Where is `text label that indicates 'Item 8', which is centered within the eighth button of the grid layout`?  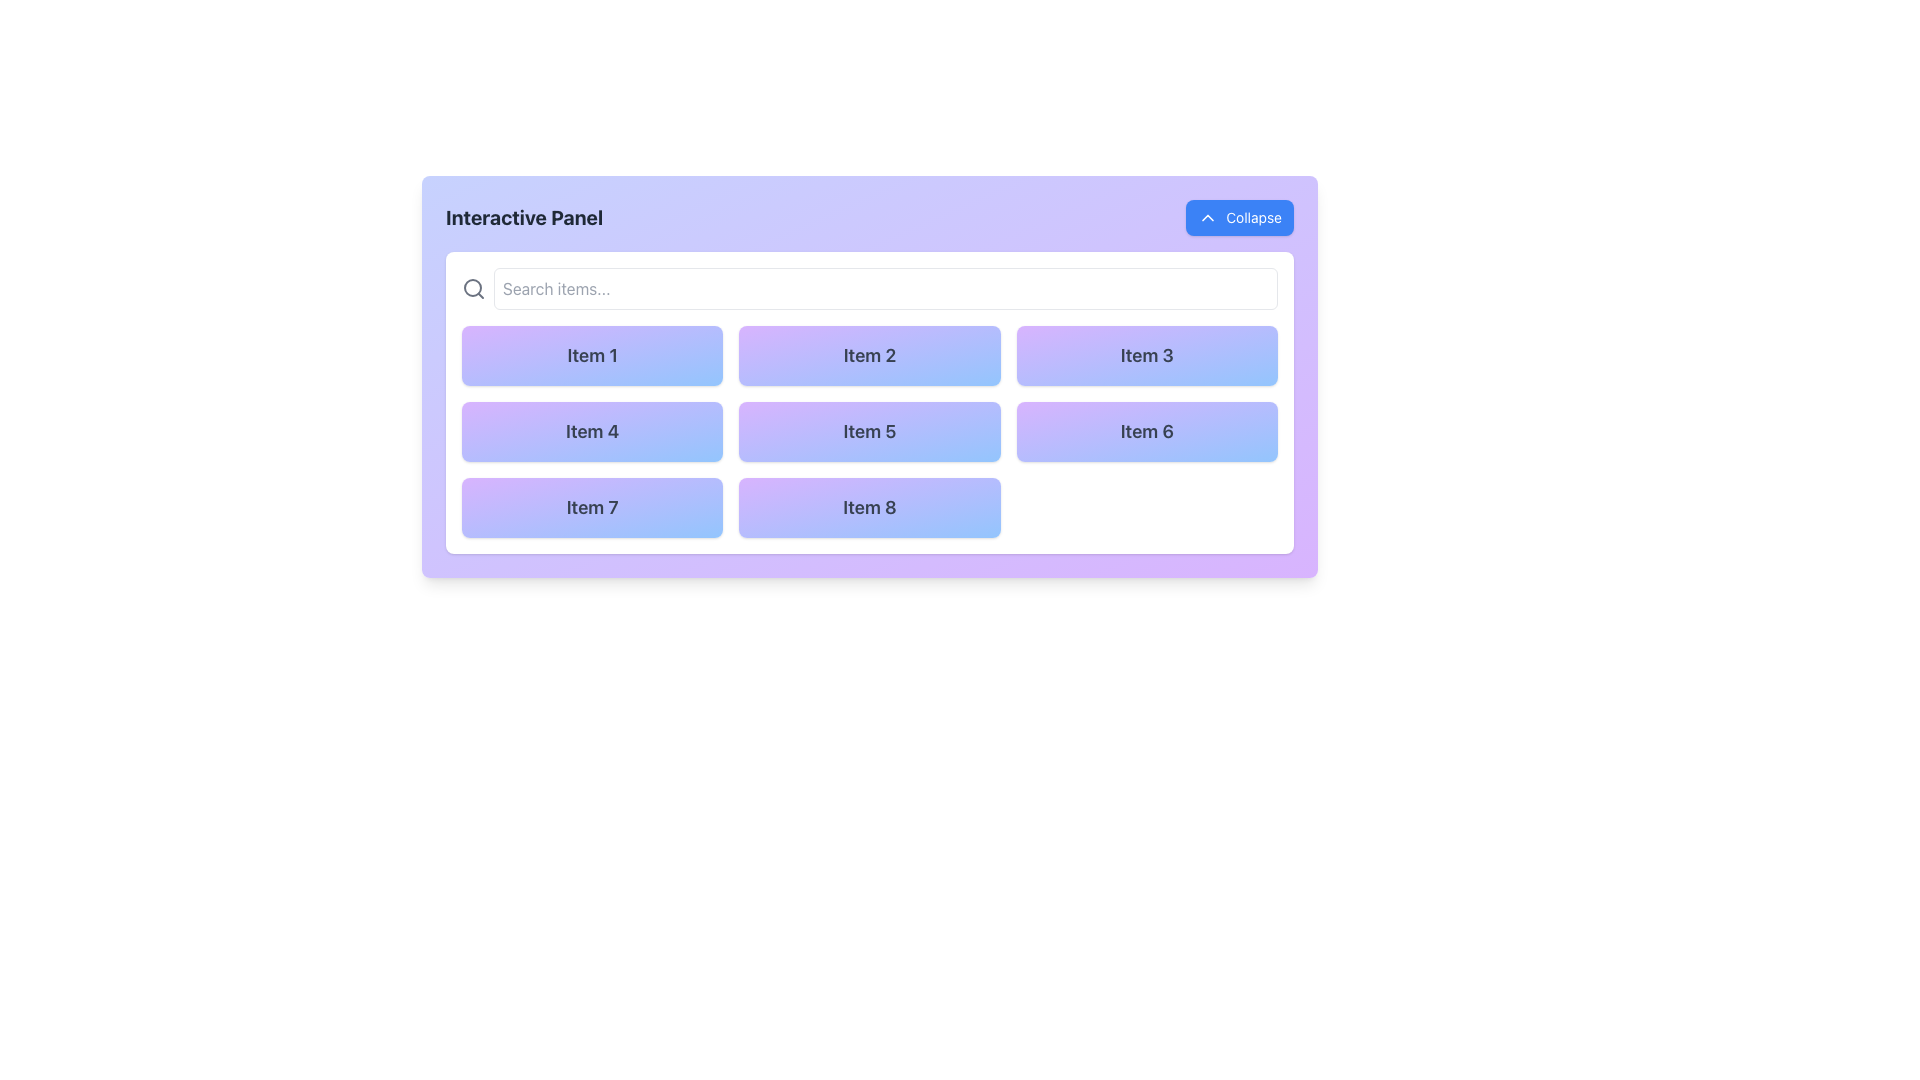
text label that indicates 'Item 8', which is centered within the eighth button of the grid layout is located at coordinates (869, 506).